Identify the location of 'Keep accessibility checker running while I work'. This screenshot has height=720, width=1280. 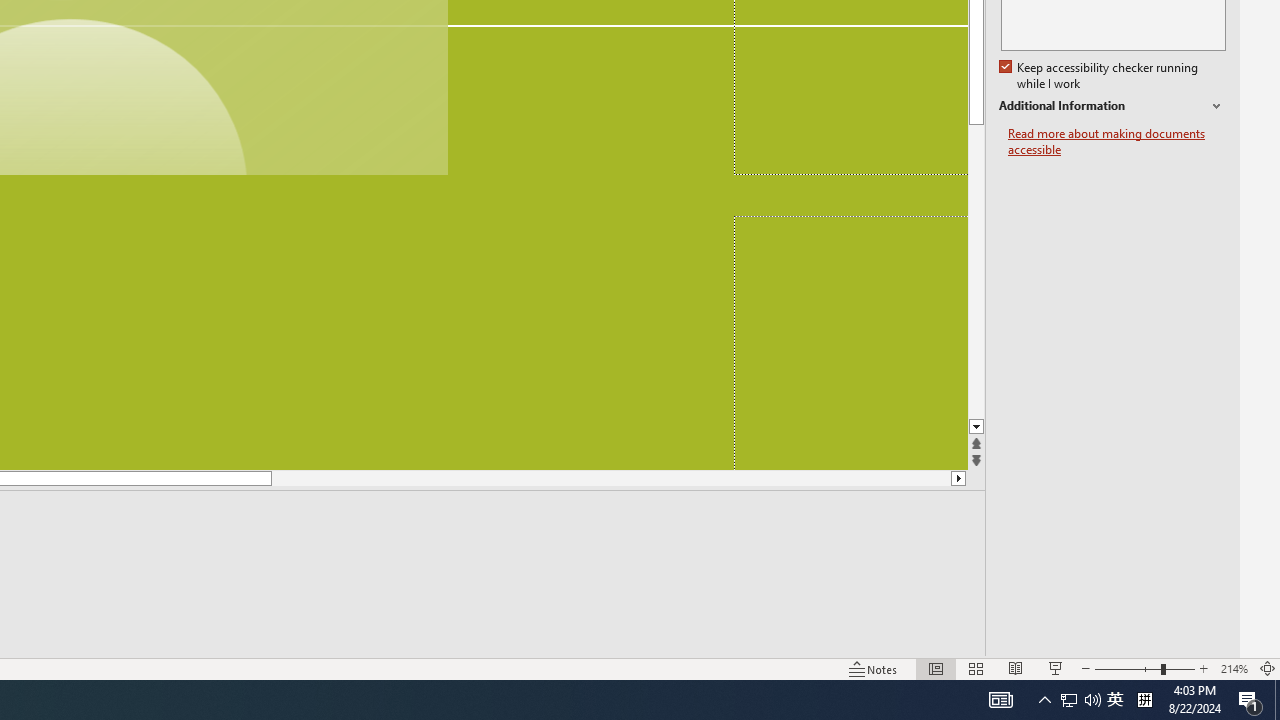
(1099, 75).